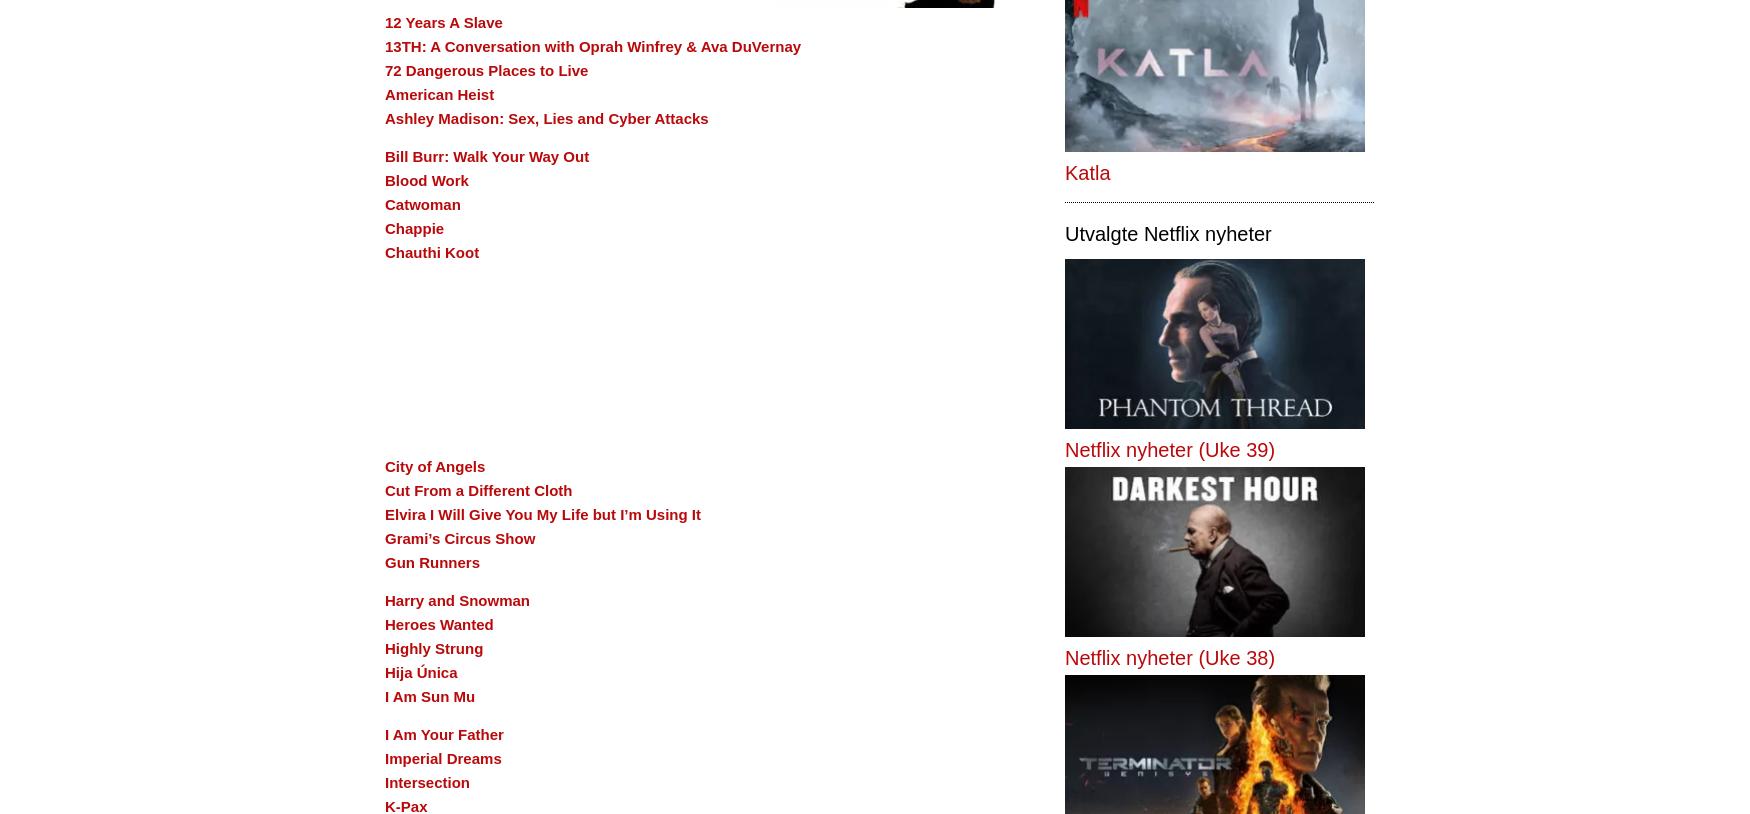 This screenshot has height=814, width=1750. I want to click on '13TH: A Conversation with Oprah Winfrey & Ava DuVernay', so click(593, 45).